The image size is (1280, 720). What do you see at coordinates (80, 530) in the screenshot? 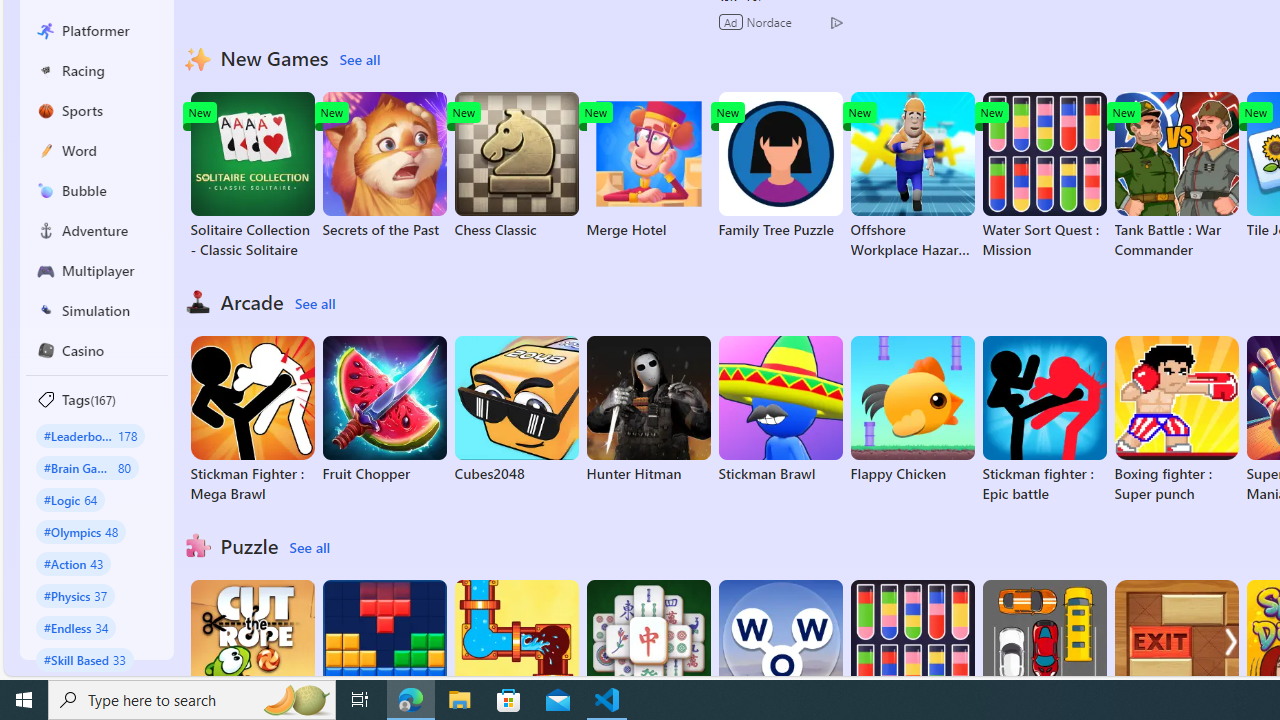
I see `'#Olympics 48'` at bounding box center [80, 530].